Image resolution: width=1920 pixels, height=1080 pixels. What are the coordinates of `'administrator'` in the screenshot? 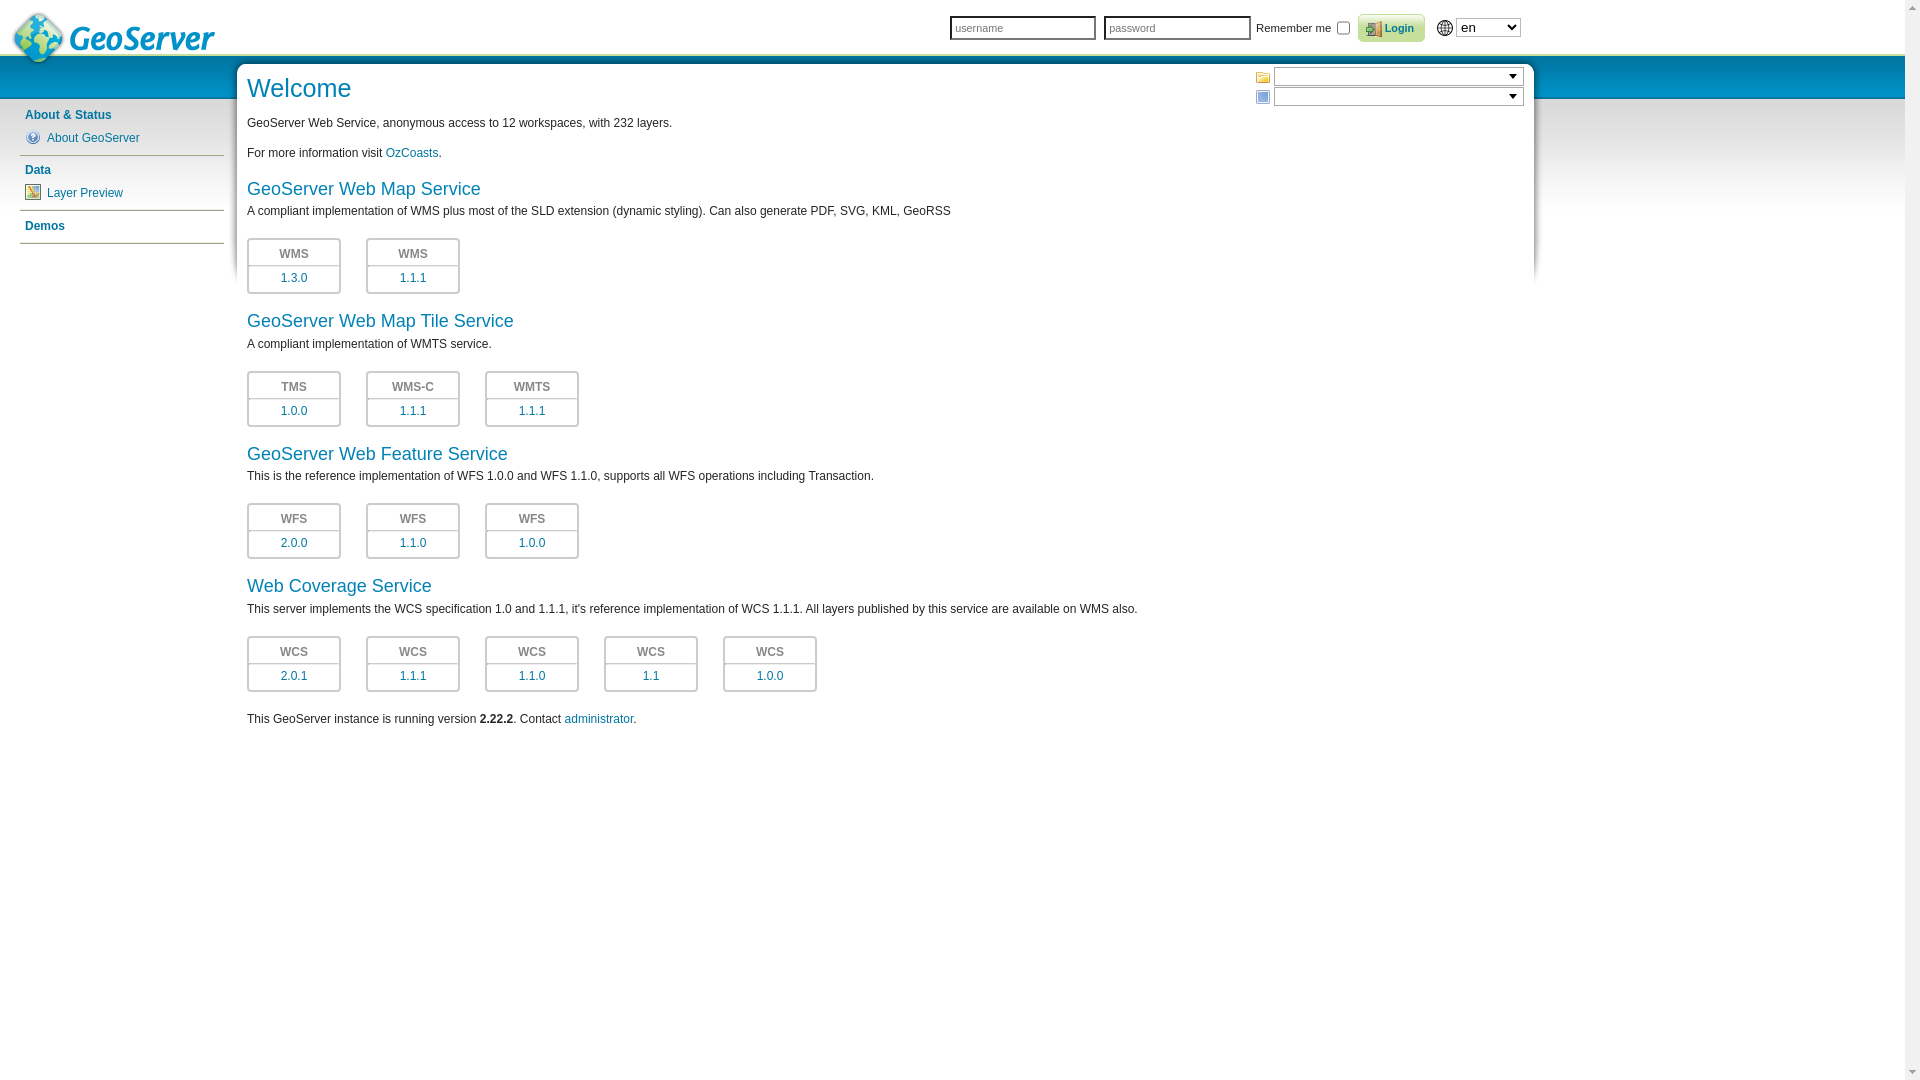 It's located at (598, 717).